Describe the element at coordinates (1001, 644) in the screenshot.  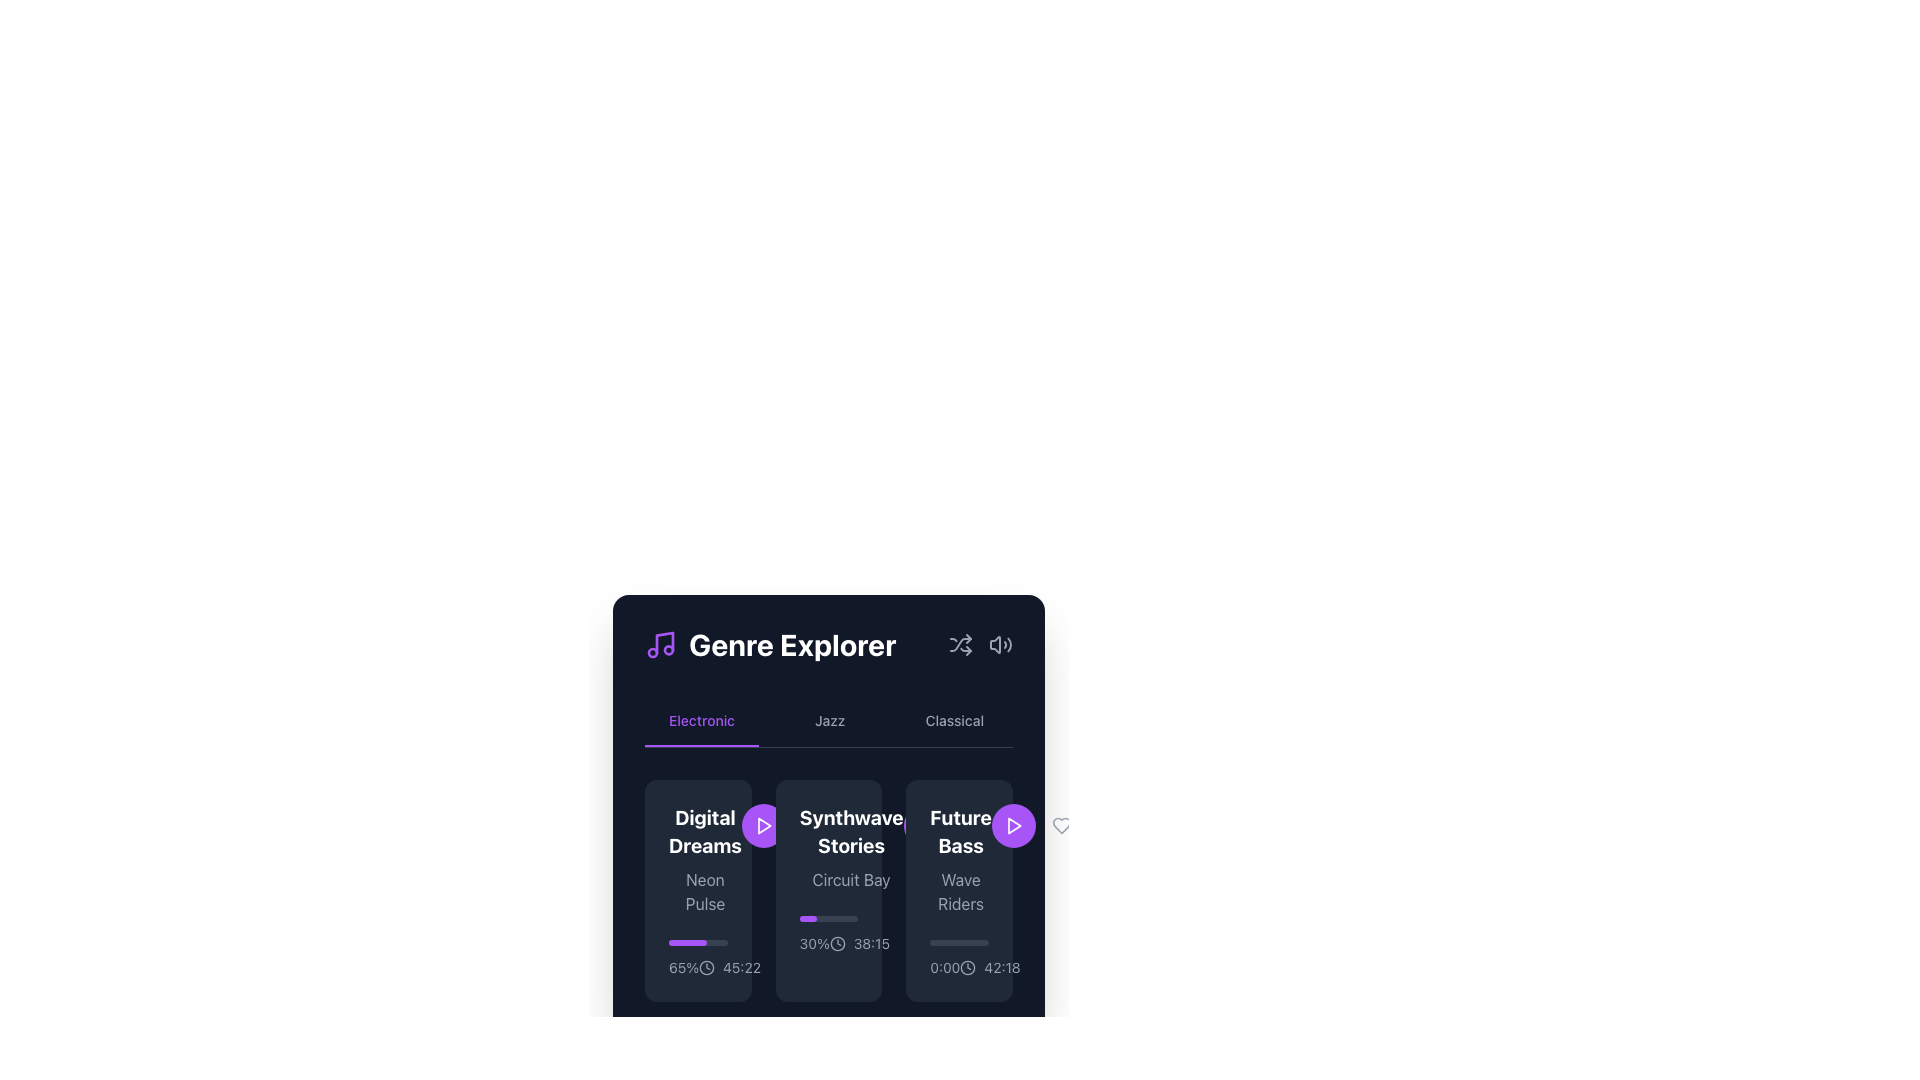
I see `the volume control icon button located in the top-right corner of the 'Genre Explorer' section` at that location.